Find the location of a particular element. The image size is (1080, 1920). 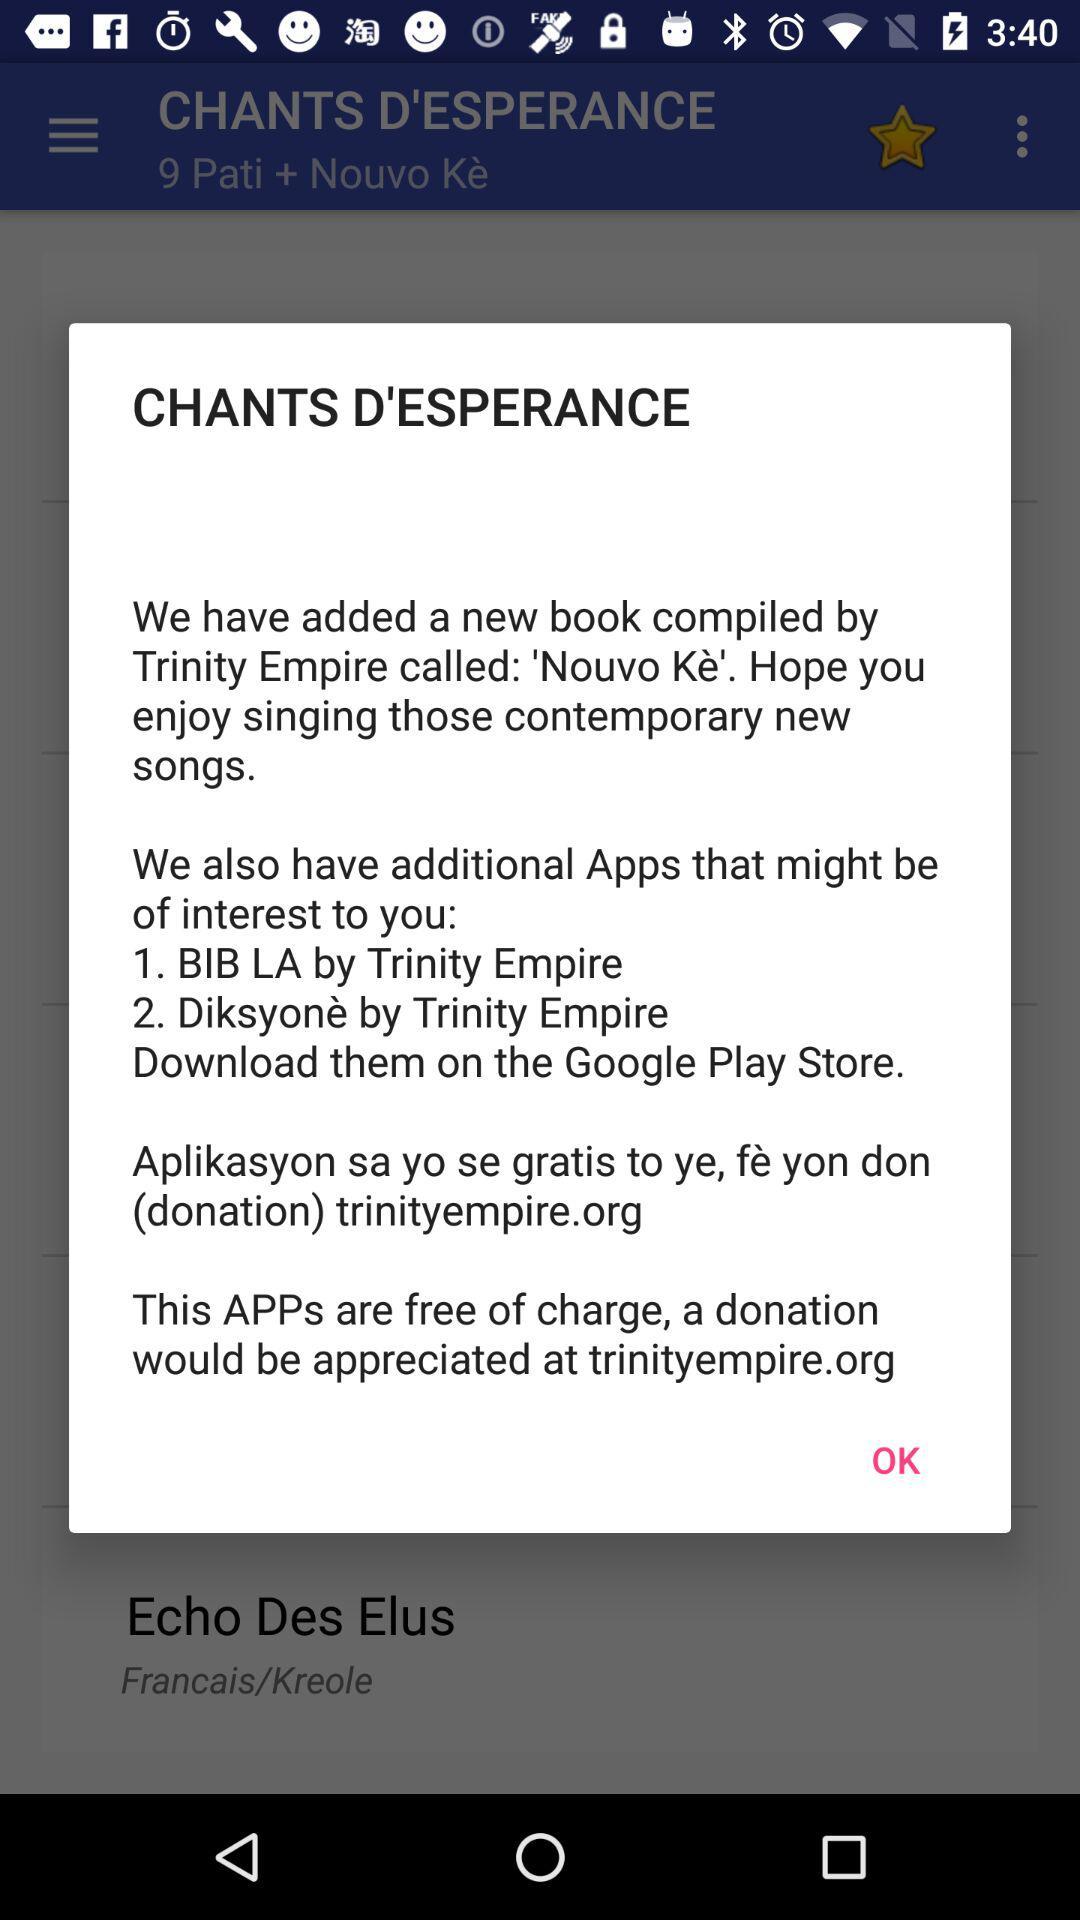

ok icon is located at coordinates (894, 1459).